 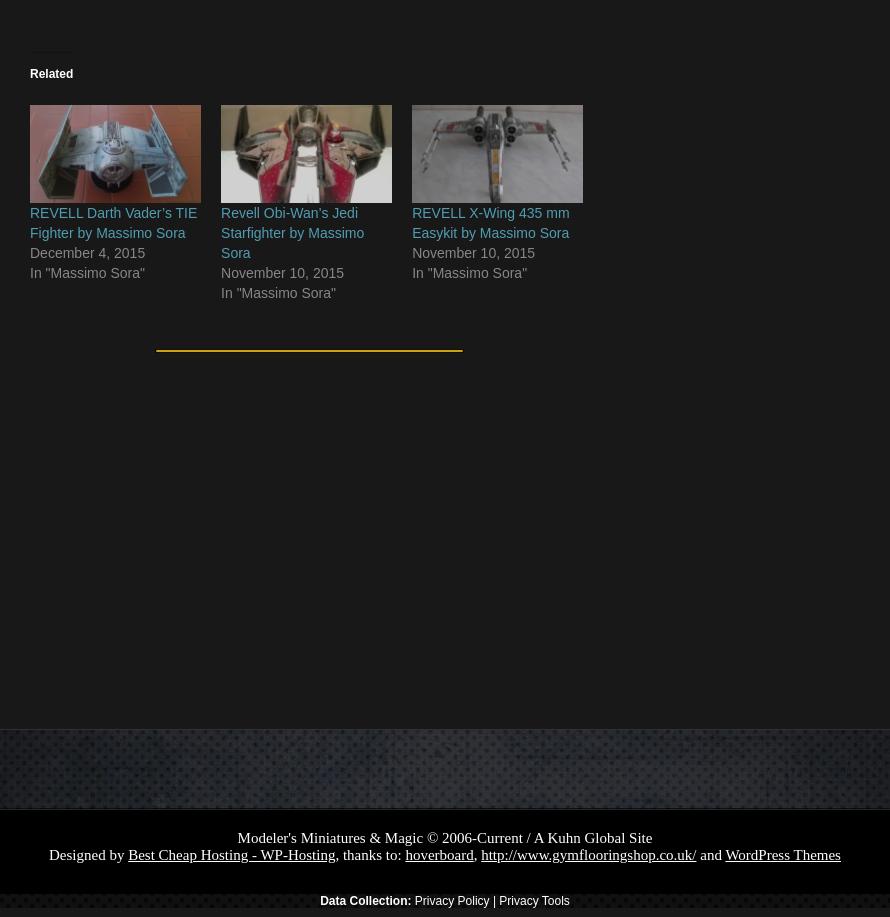 What do you see at coordinates (477, 854) in the screenshot?
I see `','` at bounding box center [477, 854].